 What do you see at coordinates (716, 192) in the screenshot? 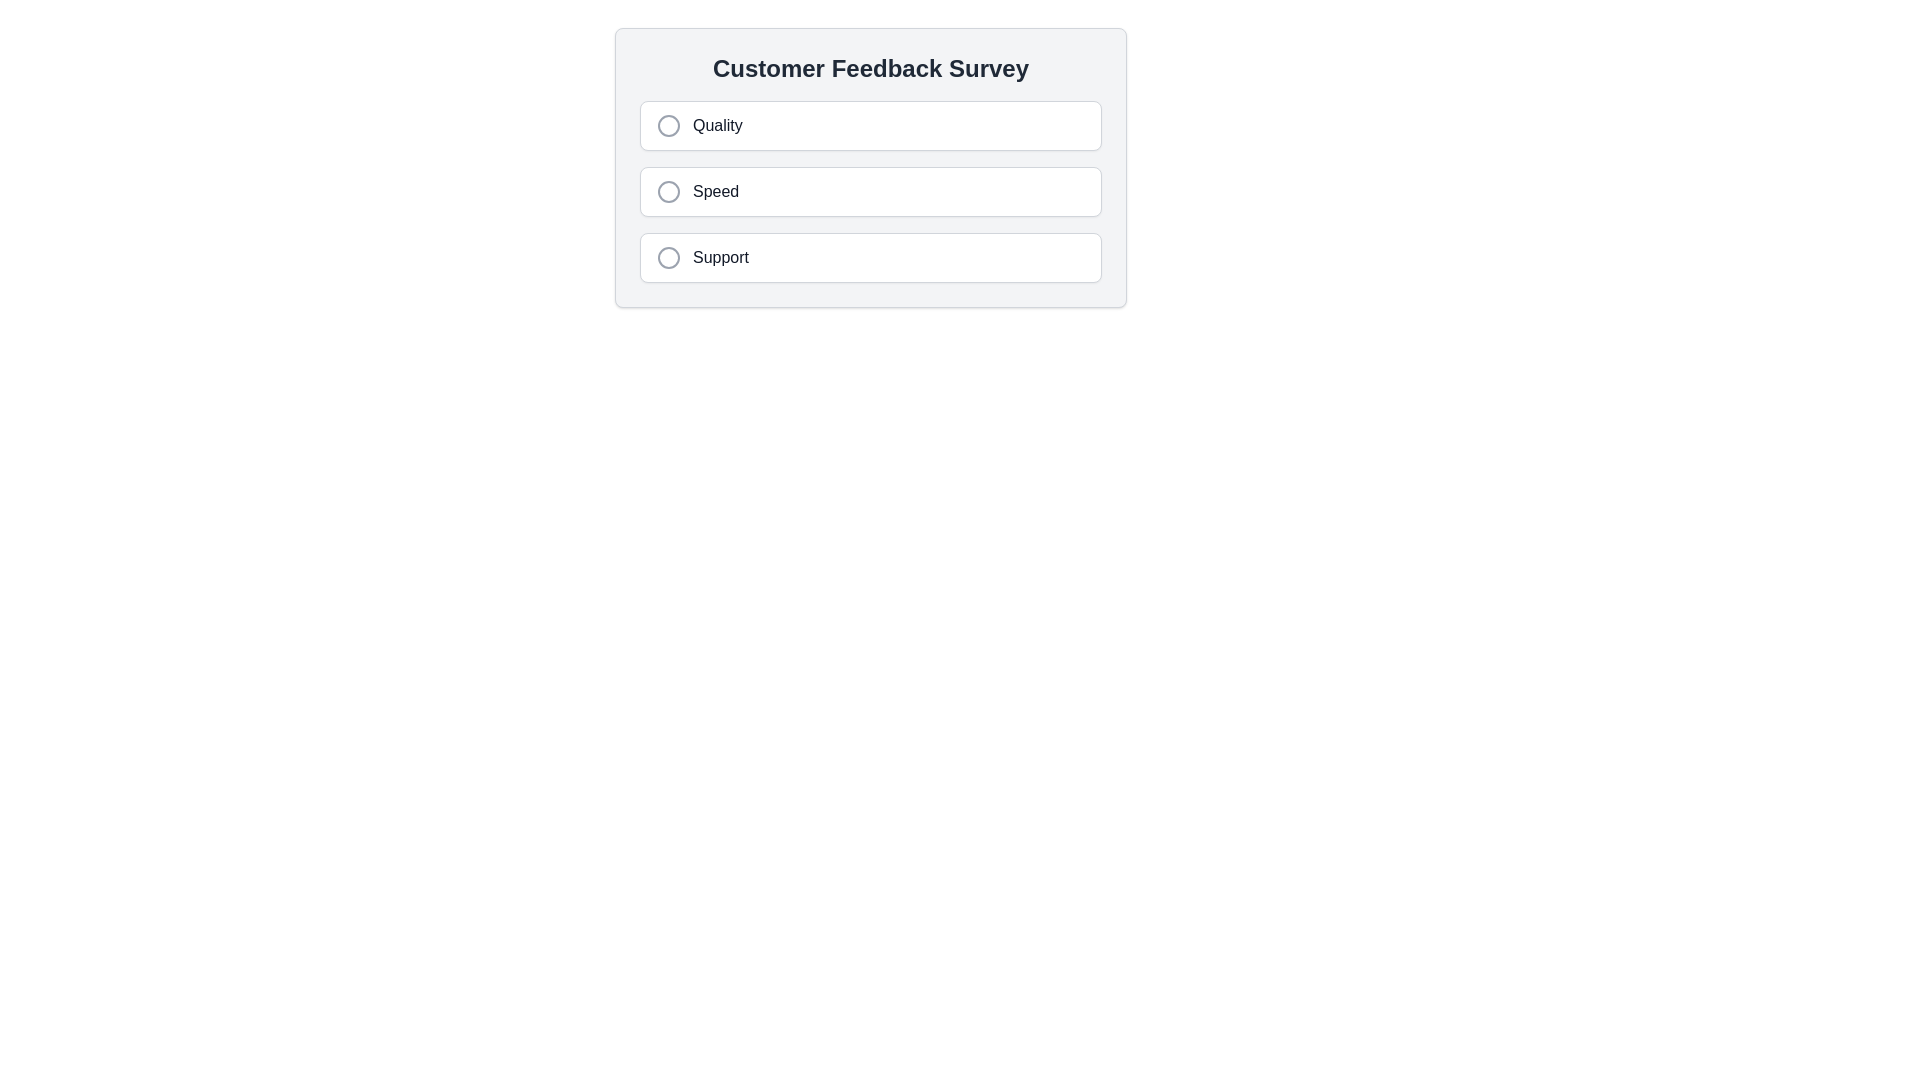
I see `the 'Speed' text label which is the second option in a vertical list of three radio options in the survey form` at bounding box center [716, 192].